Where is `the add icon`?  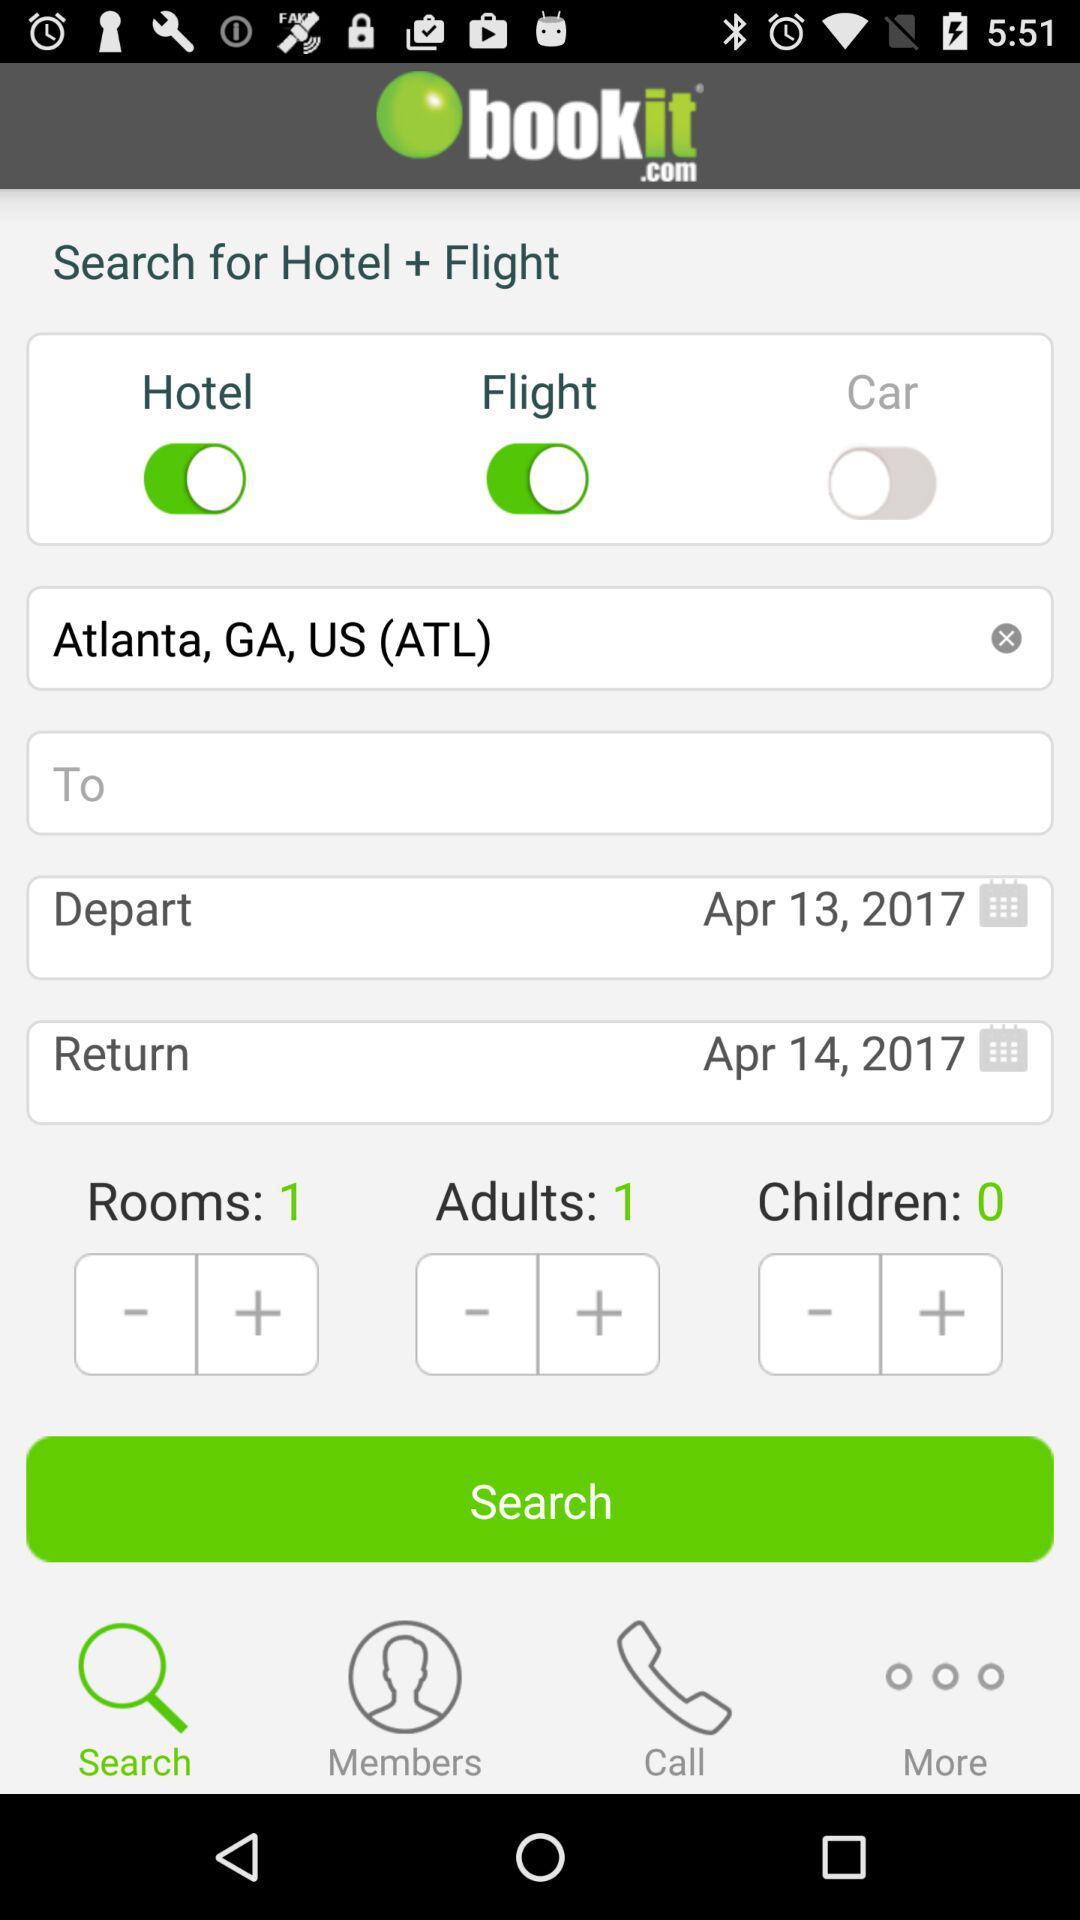 the add icon is located at coordinates (941, 1405).